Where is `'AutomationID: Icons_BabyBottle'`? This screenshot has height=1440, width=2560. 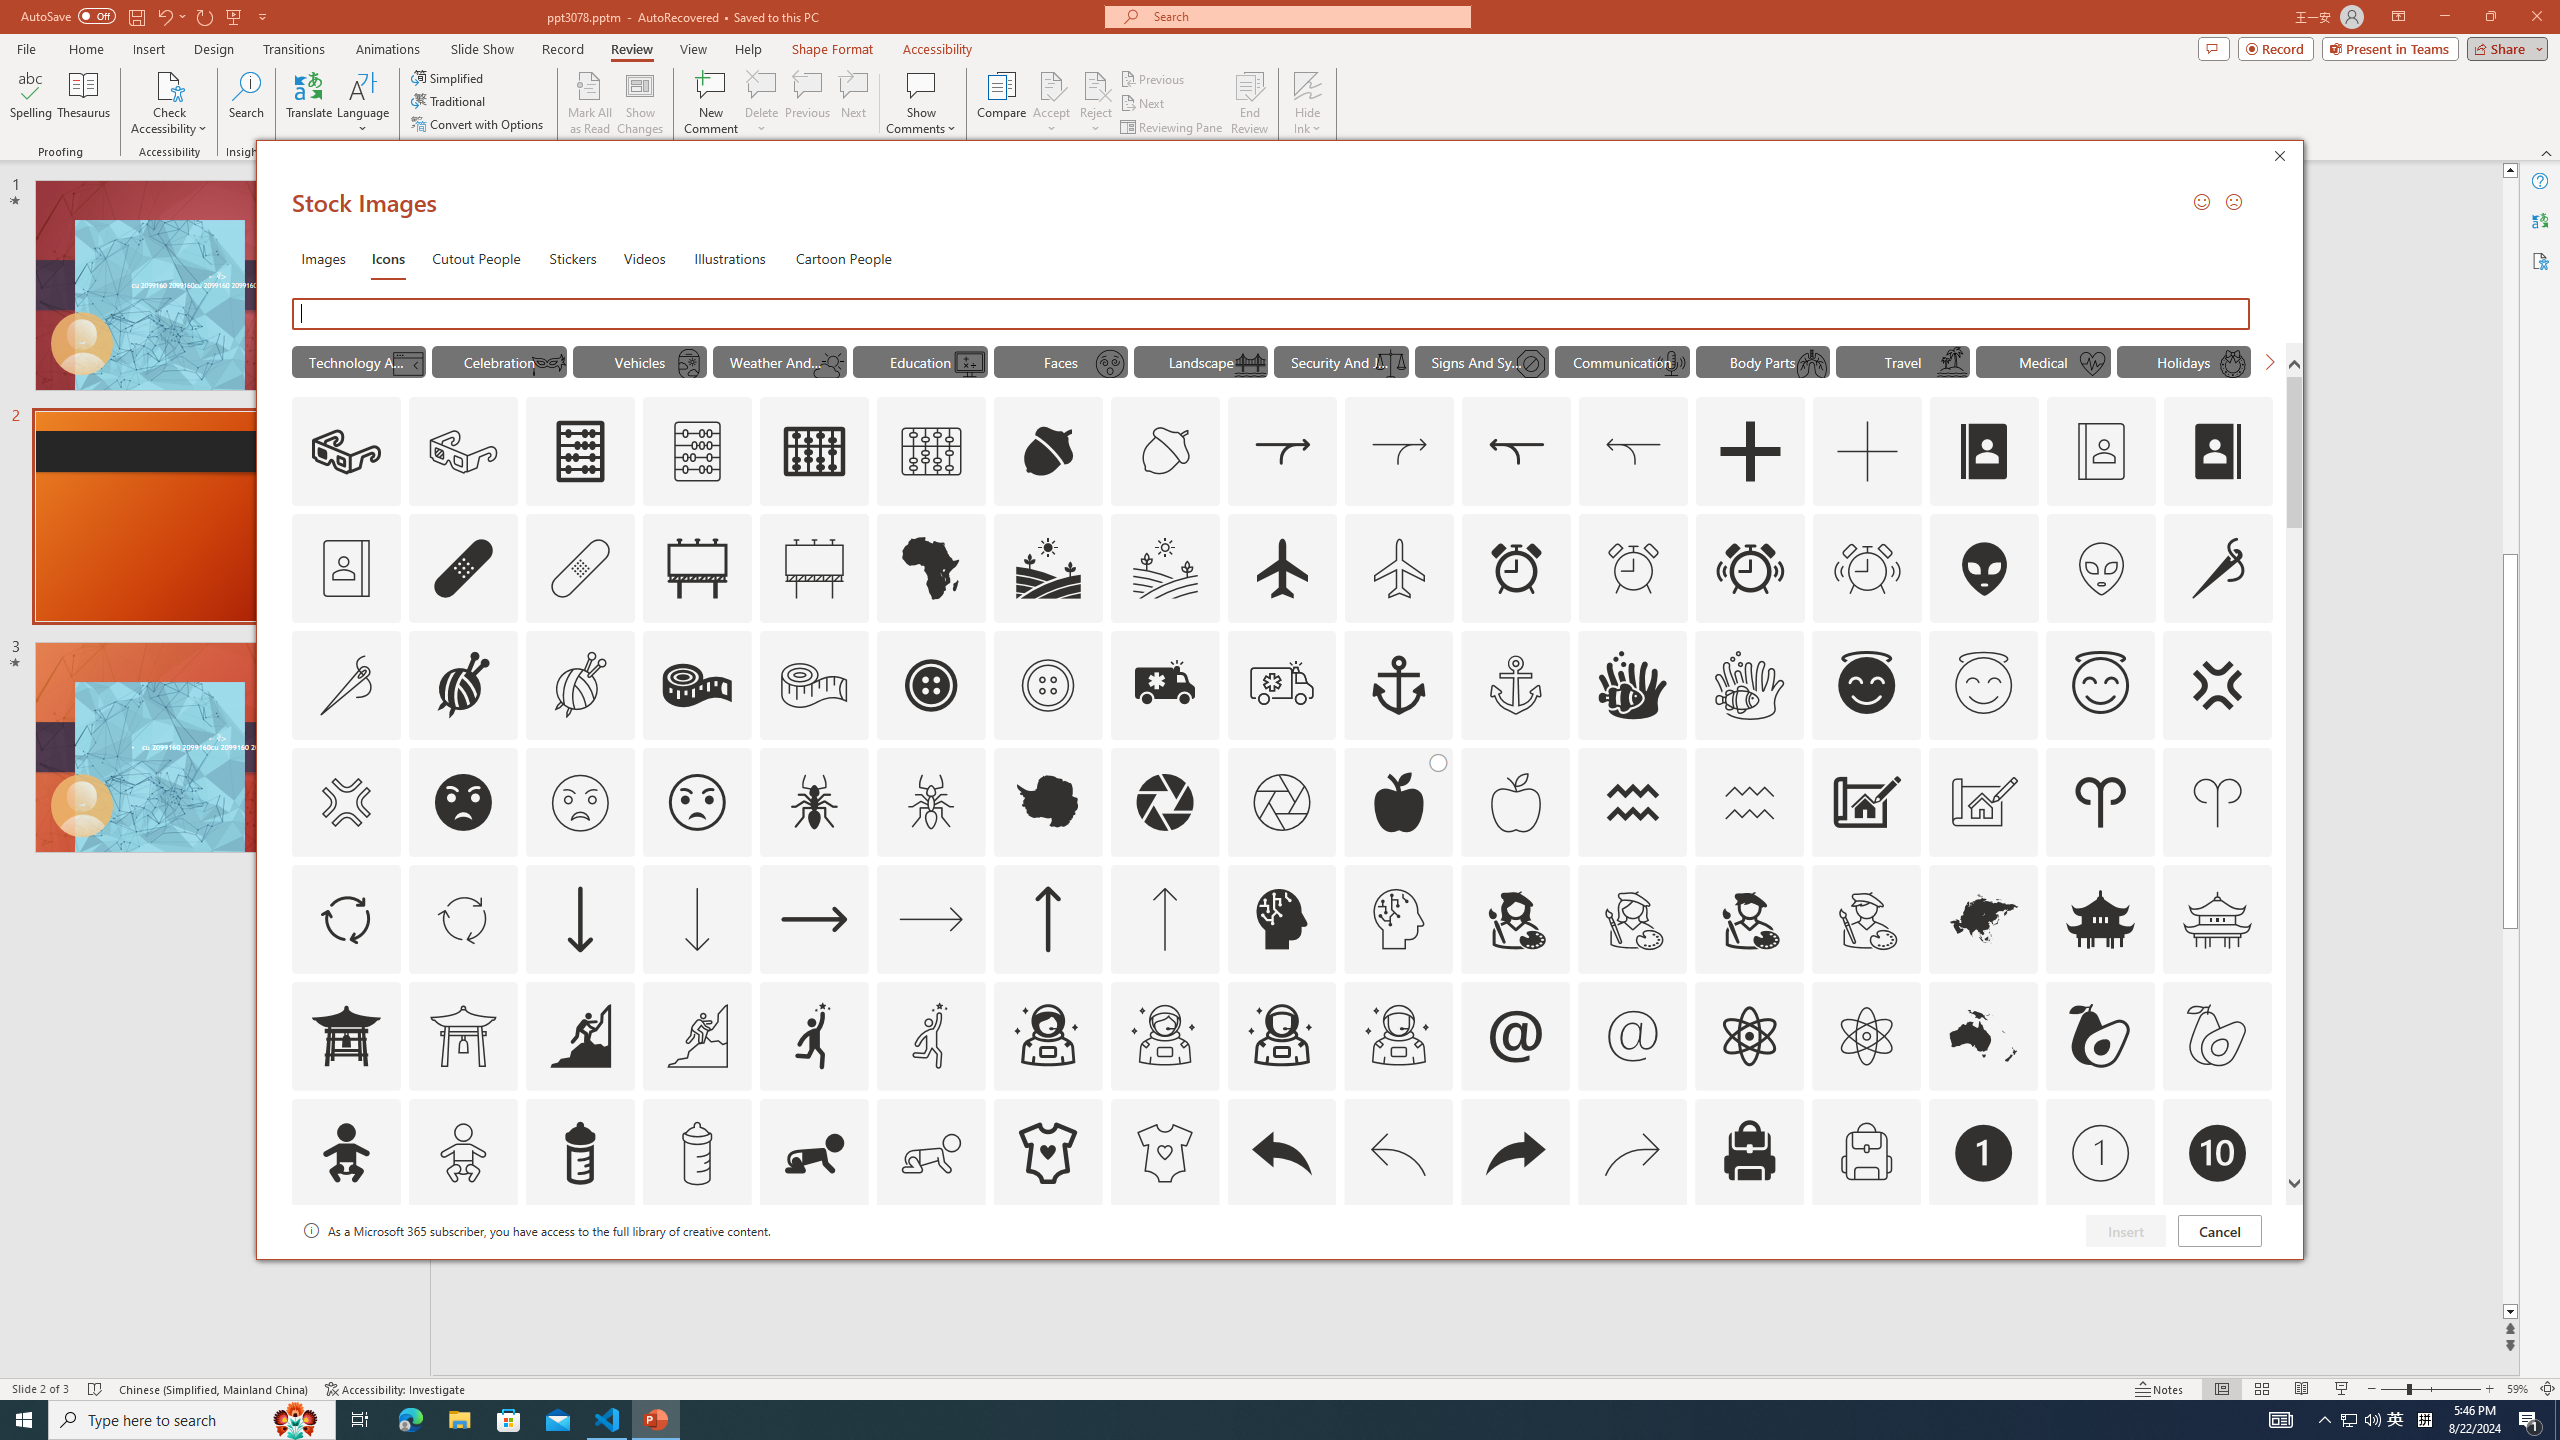 'AutomationID: Icons_BabyBottle' is located at coordinates (578, 1152).